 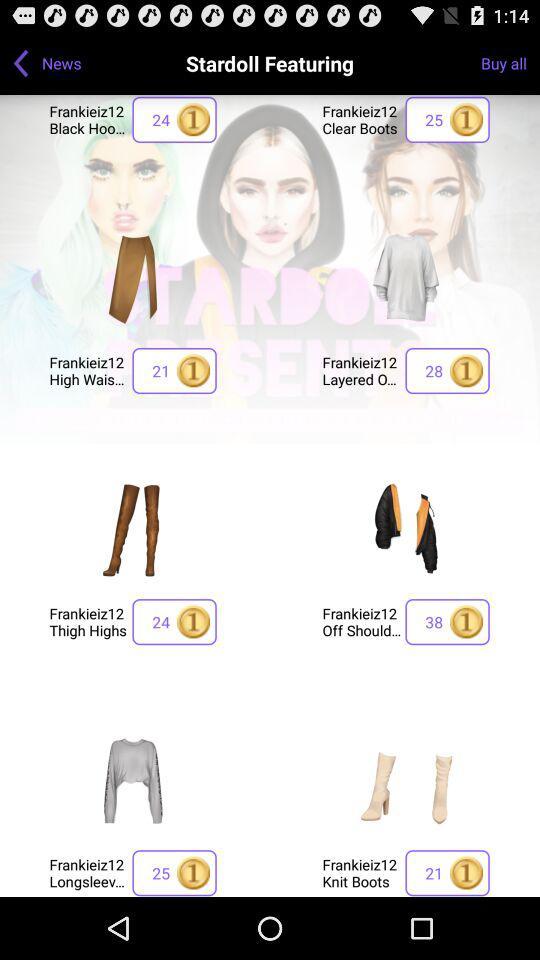 What do you see at coordinates (405, 528) in the screenshot?
I see `buy item` at bounding box center [405, 528].